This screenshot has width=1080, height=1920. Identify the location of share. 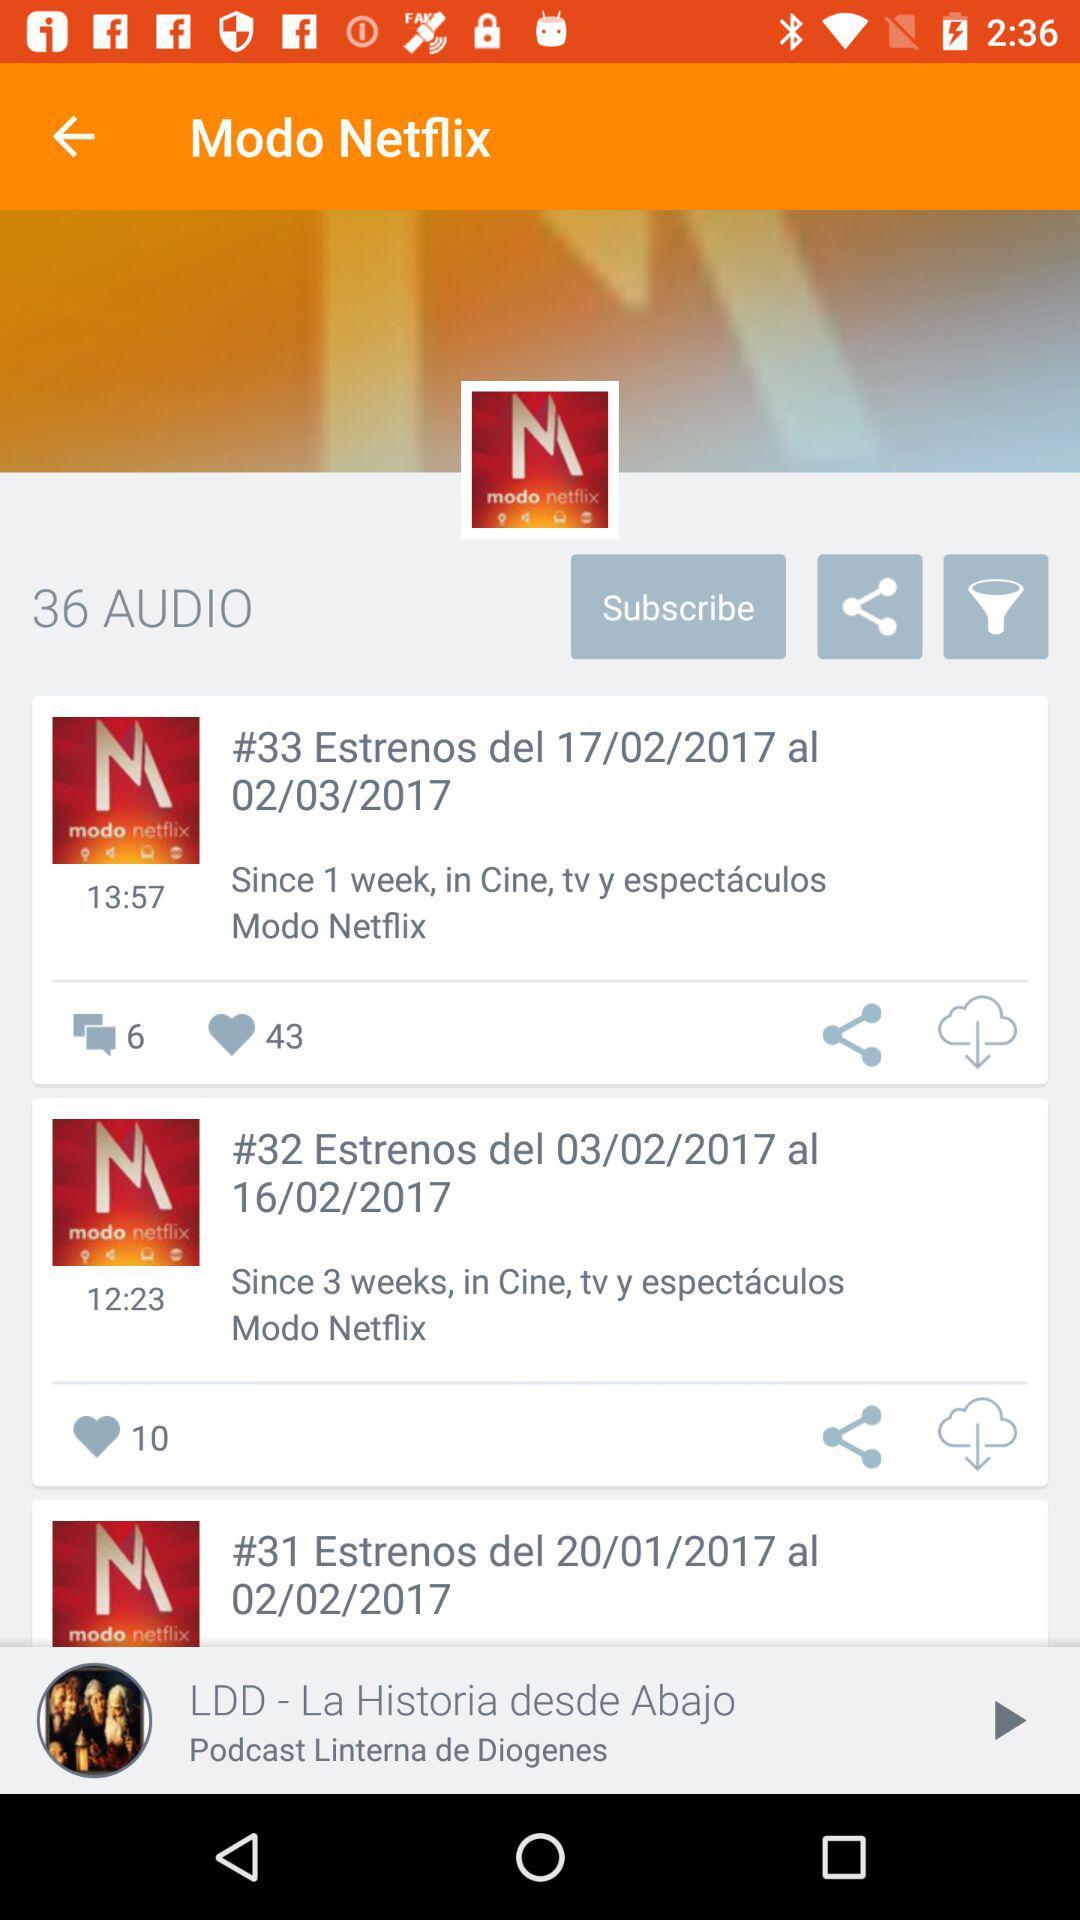
(856, 1035).